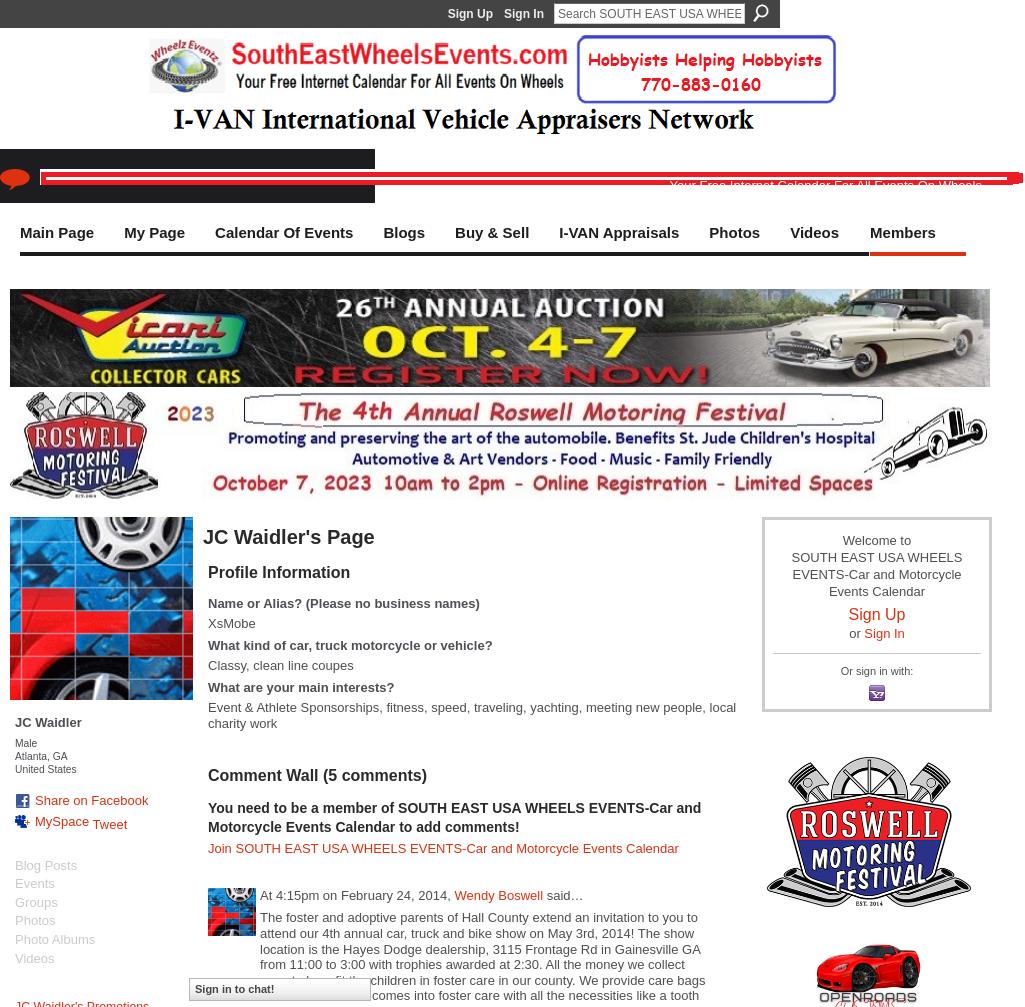 This screenshot has width=1025, height=1007. What do you see at coordinates (14, 863) in the screenshot?
I see `'Blog Posts'` at bounding box center [14, 863].